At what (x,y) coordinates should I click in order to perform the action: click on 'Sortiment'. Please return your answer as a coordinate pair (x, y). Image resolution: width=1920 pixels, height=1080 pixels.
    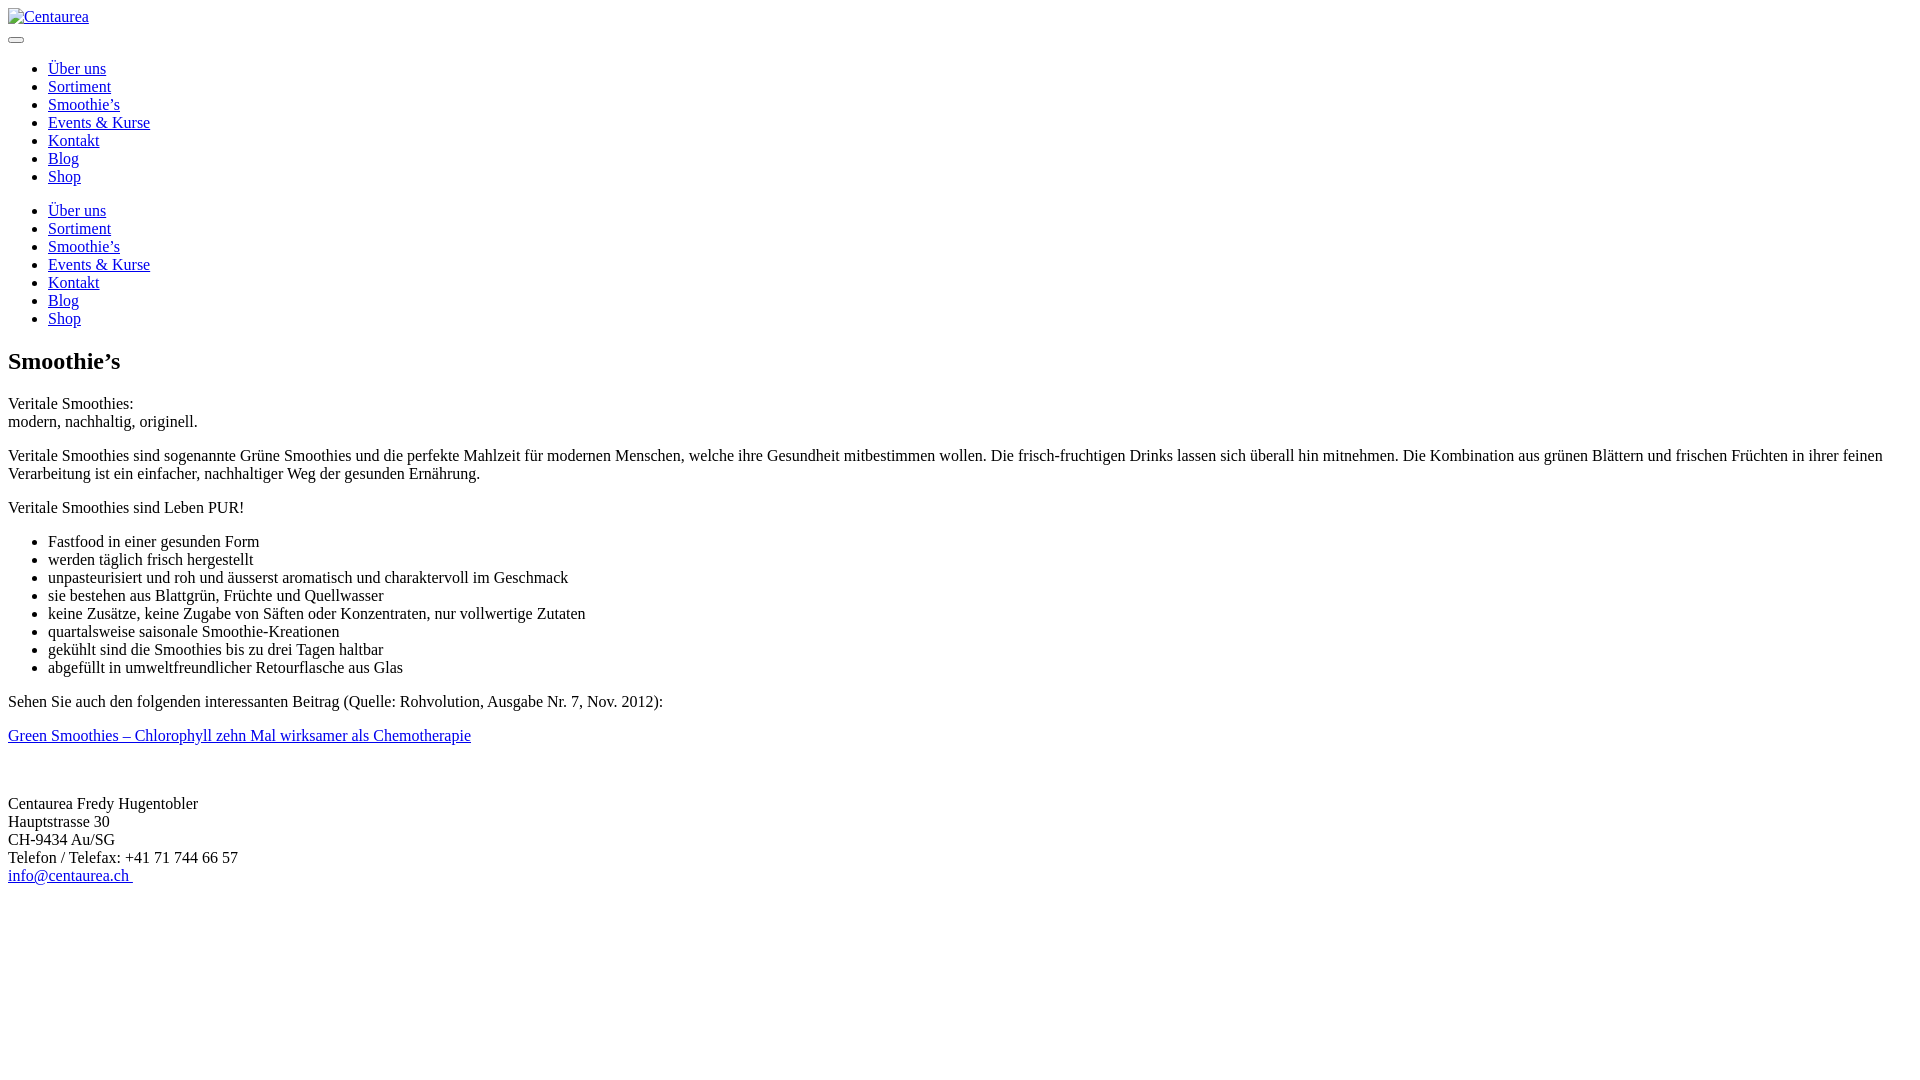
    Looking at the image, I should click on (79, 227).